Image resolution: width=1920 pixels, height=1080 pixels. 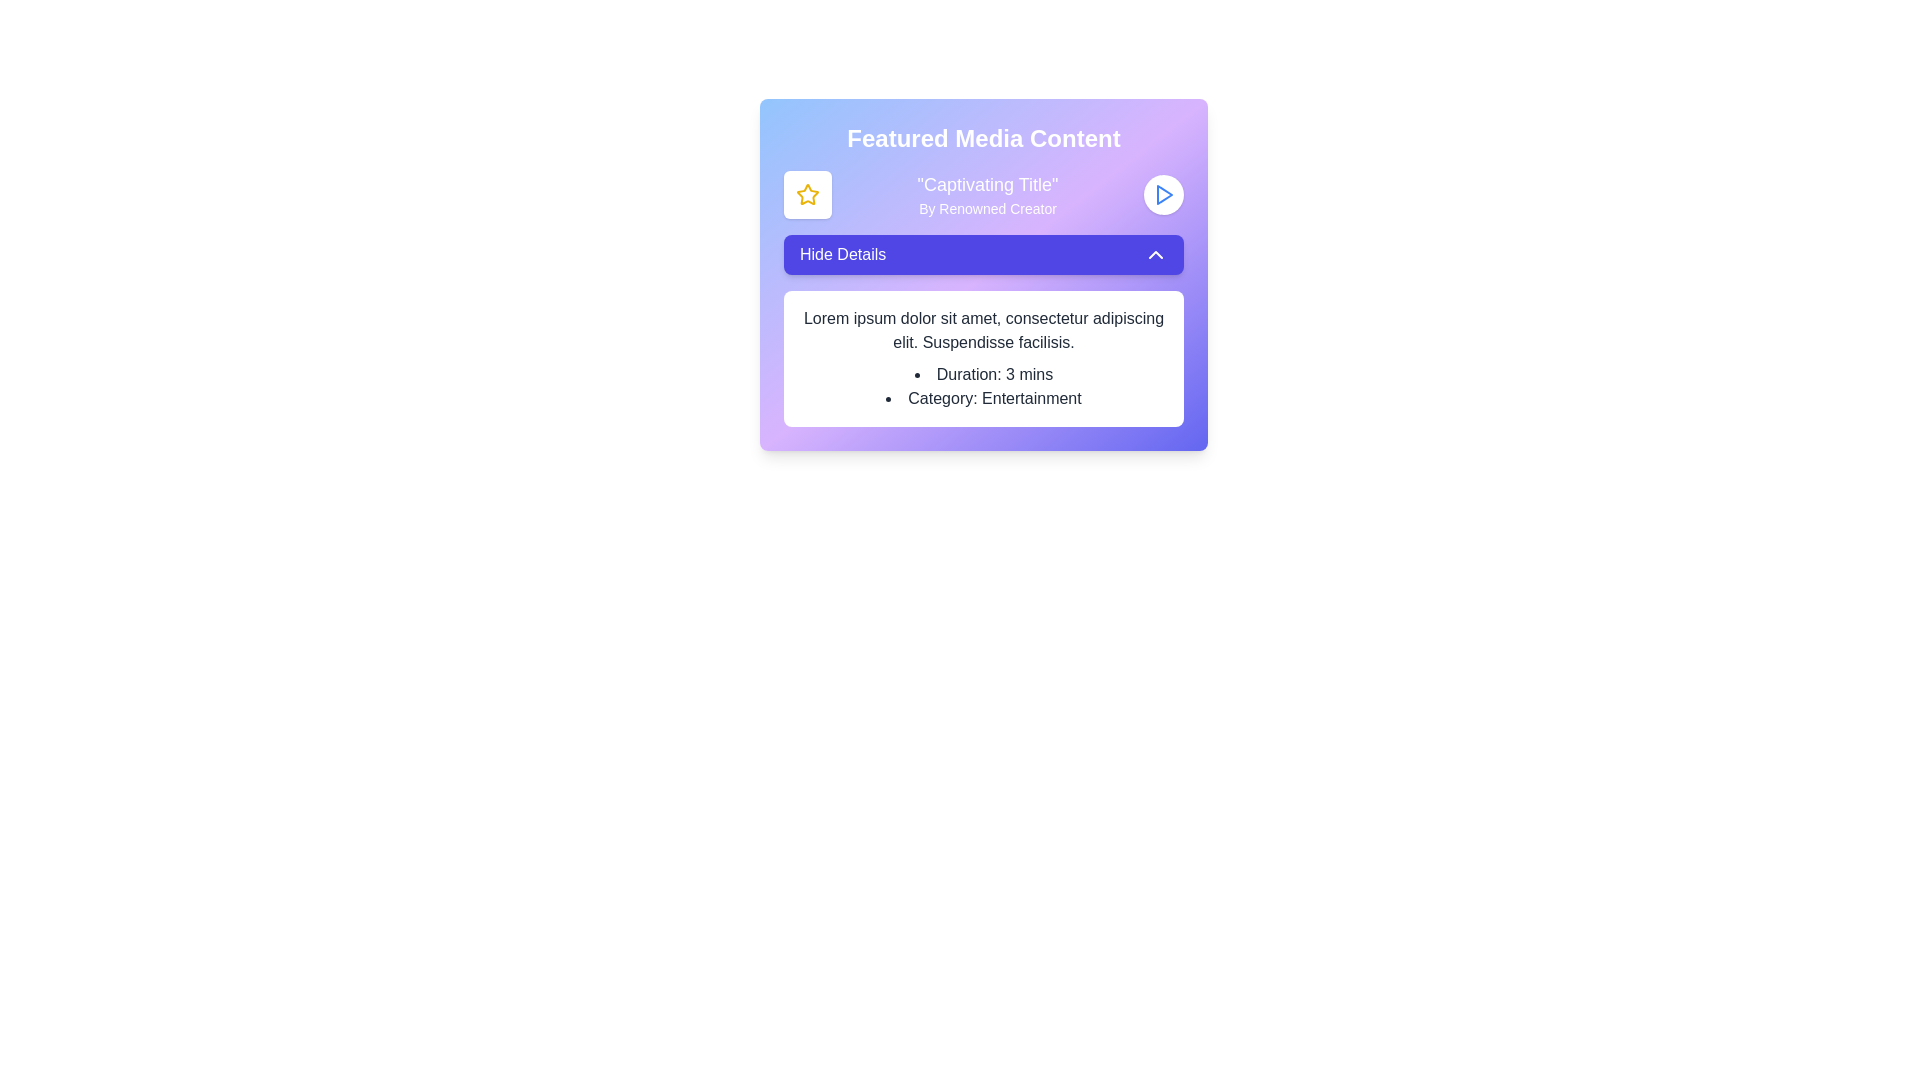 What do you see at coordinates (983, 374) in the screenshot?
I see `the Text Display element that shows the duration of the media content, which is the first item in a bullet-point list under a descriptive paragraph within the card UI component` at bounding box center [983, 374].